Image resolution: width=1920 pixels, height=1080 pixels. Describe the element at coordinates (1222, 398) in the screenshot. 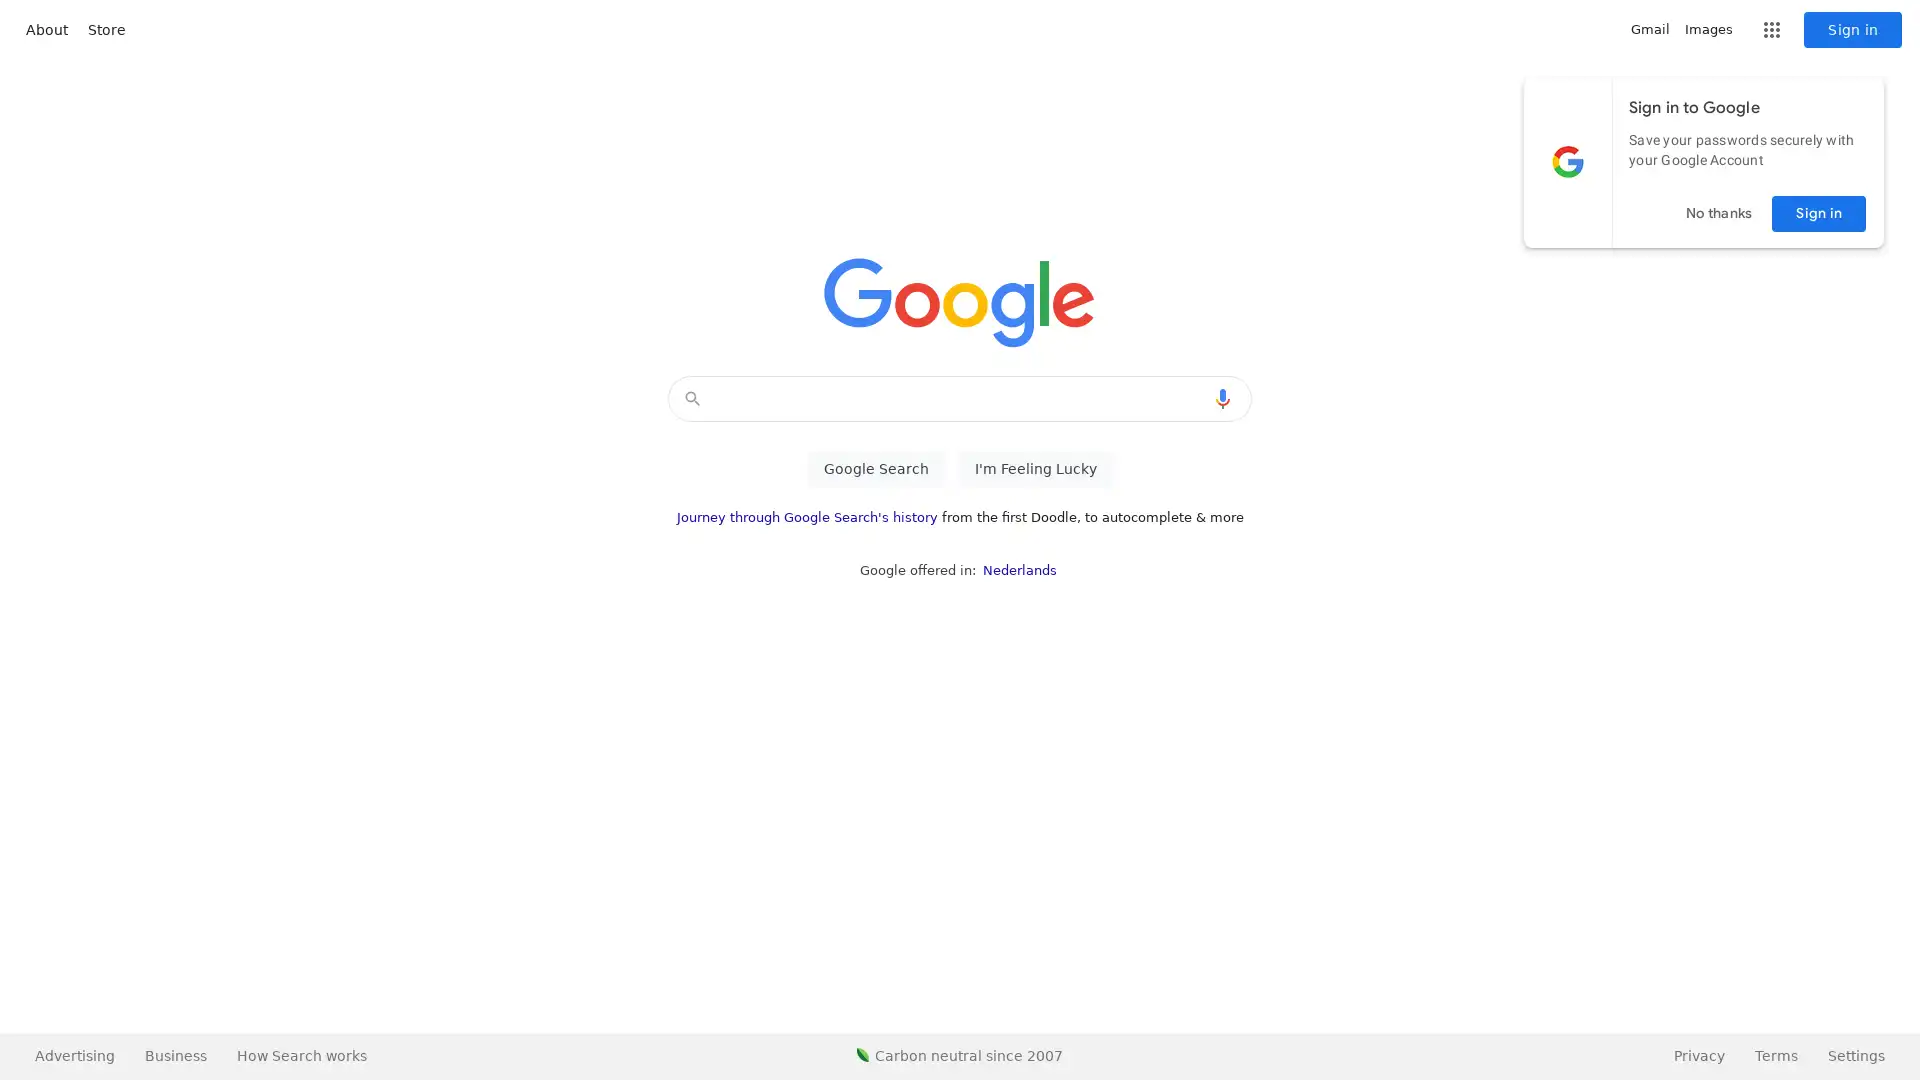

I see `Search by voice` at that location.